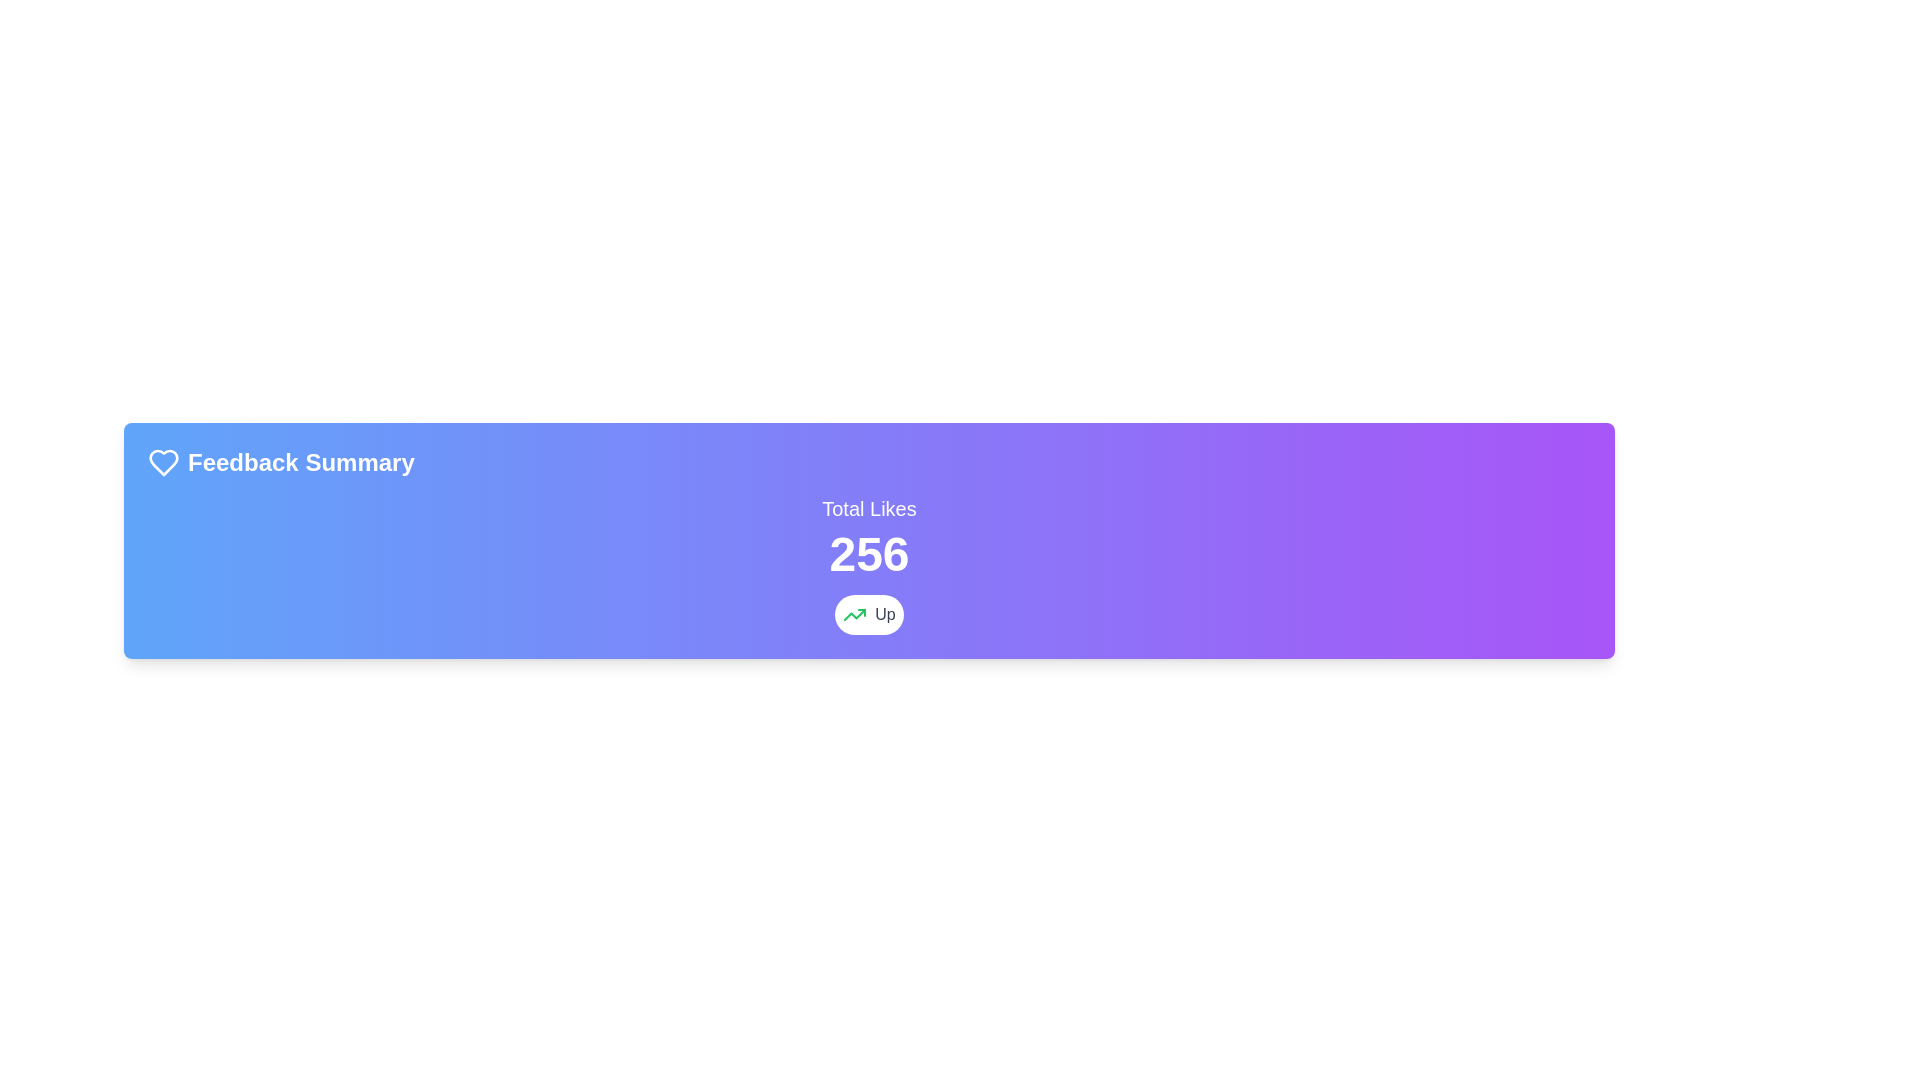 The height and width of the screenshot is (1080, 1920). What do you see at coordinates (869, 613) in the screenshot?
I see `the distinctive upward trend indicator button located at the bottom of the 'Feedback Summary' section` at bounding box center [869, 613].